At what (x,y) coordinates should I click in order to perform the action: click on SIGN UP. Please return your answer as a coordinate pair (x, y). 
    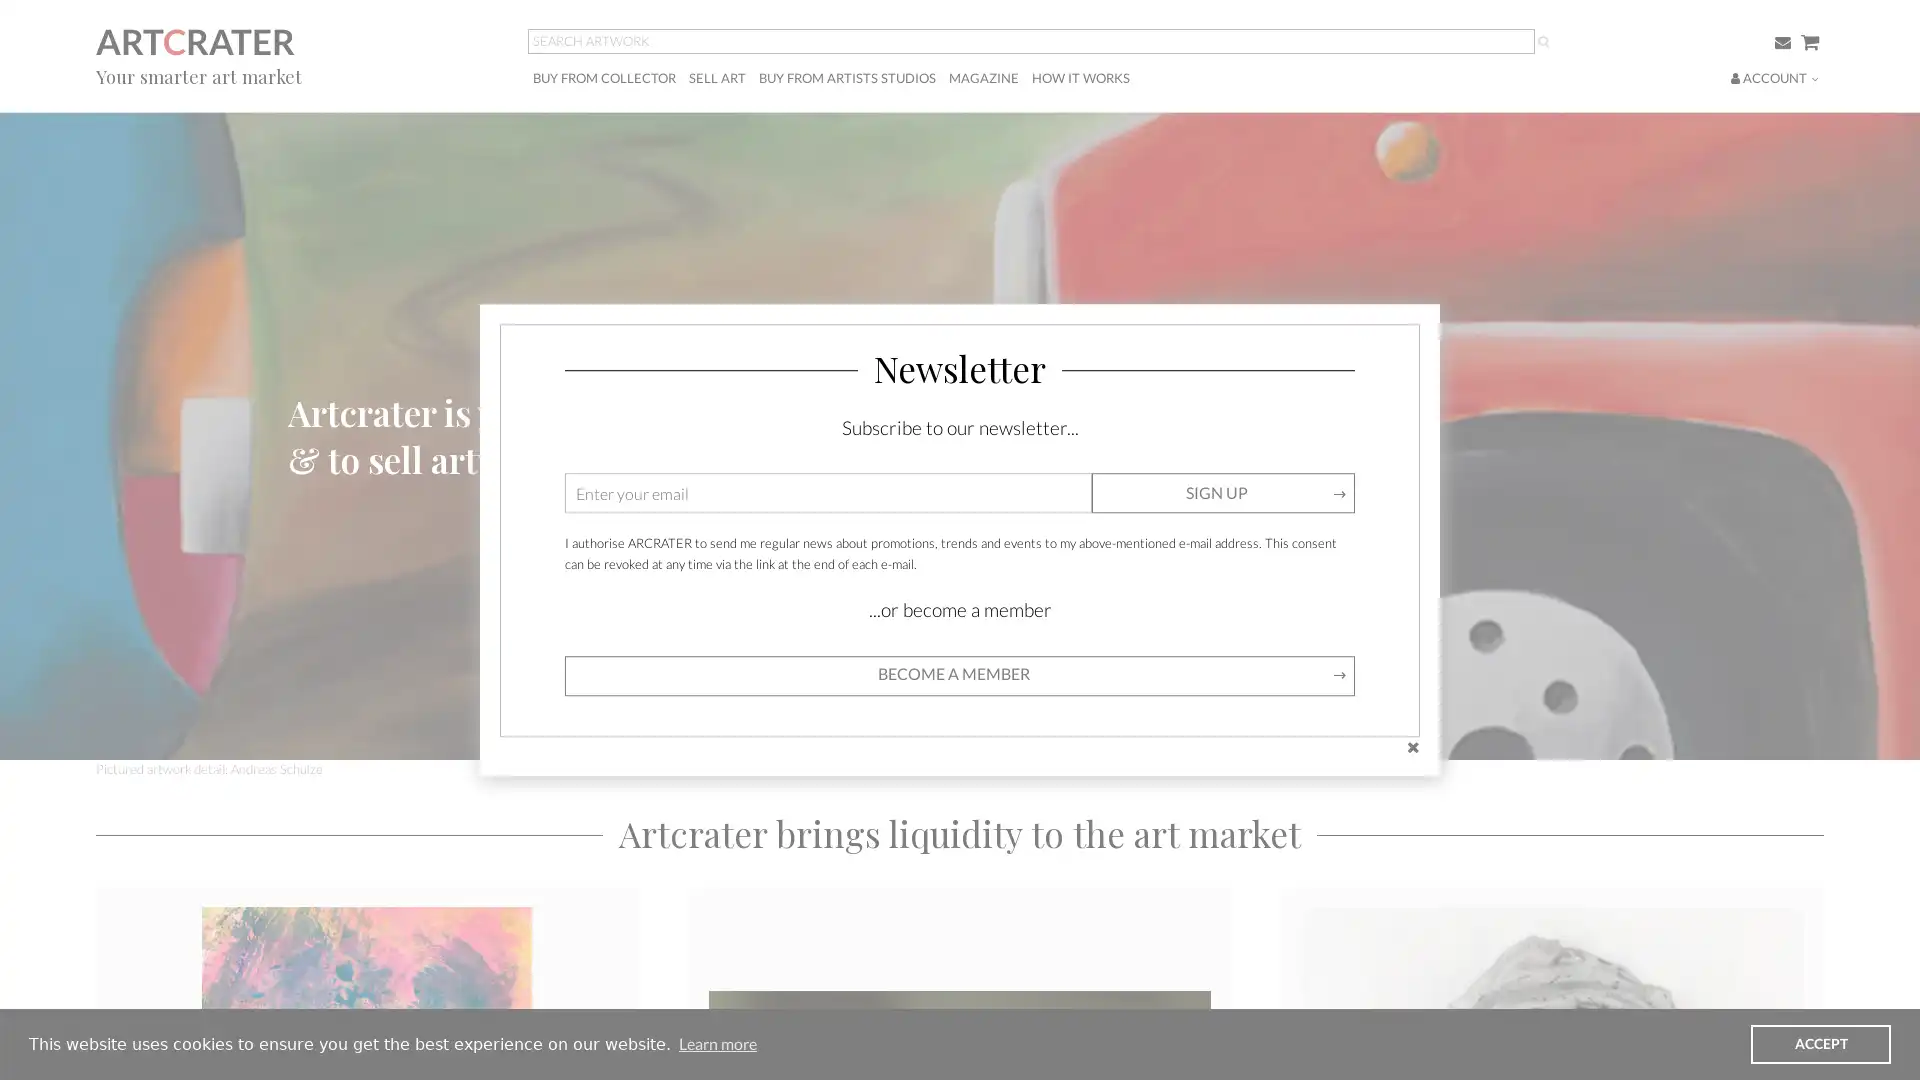
    Looking at the image, I should click on (1222, 493).